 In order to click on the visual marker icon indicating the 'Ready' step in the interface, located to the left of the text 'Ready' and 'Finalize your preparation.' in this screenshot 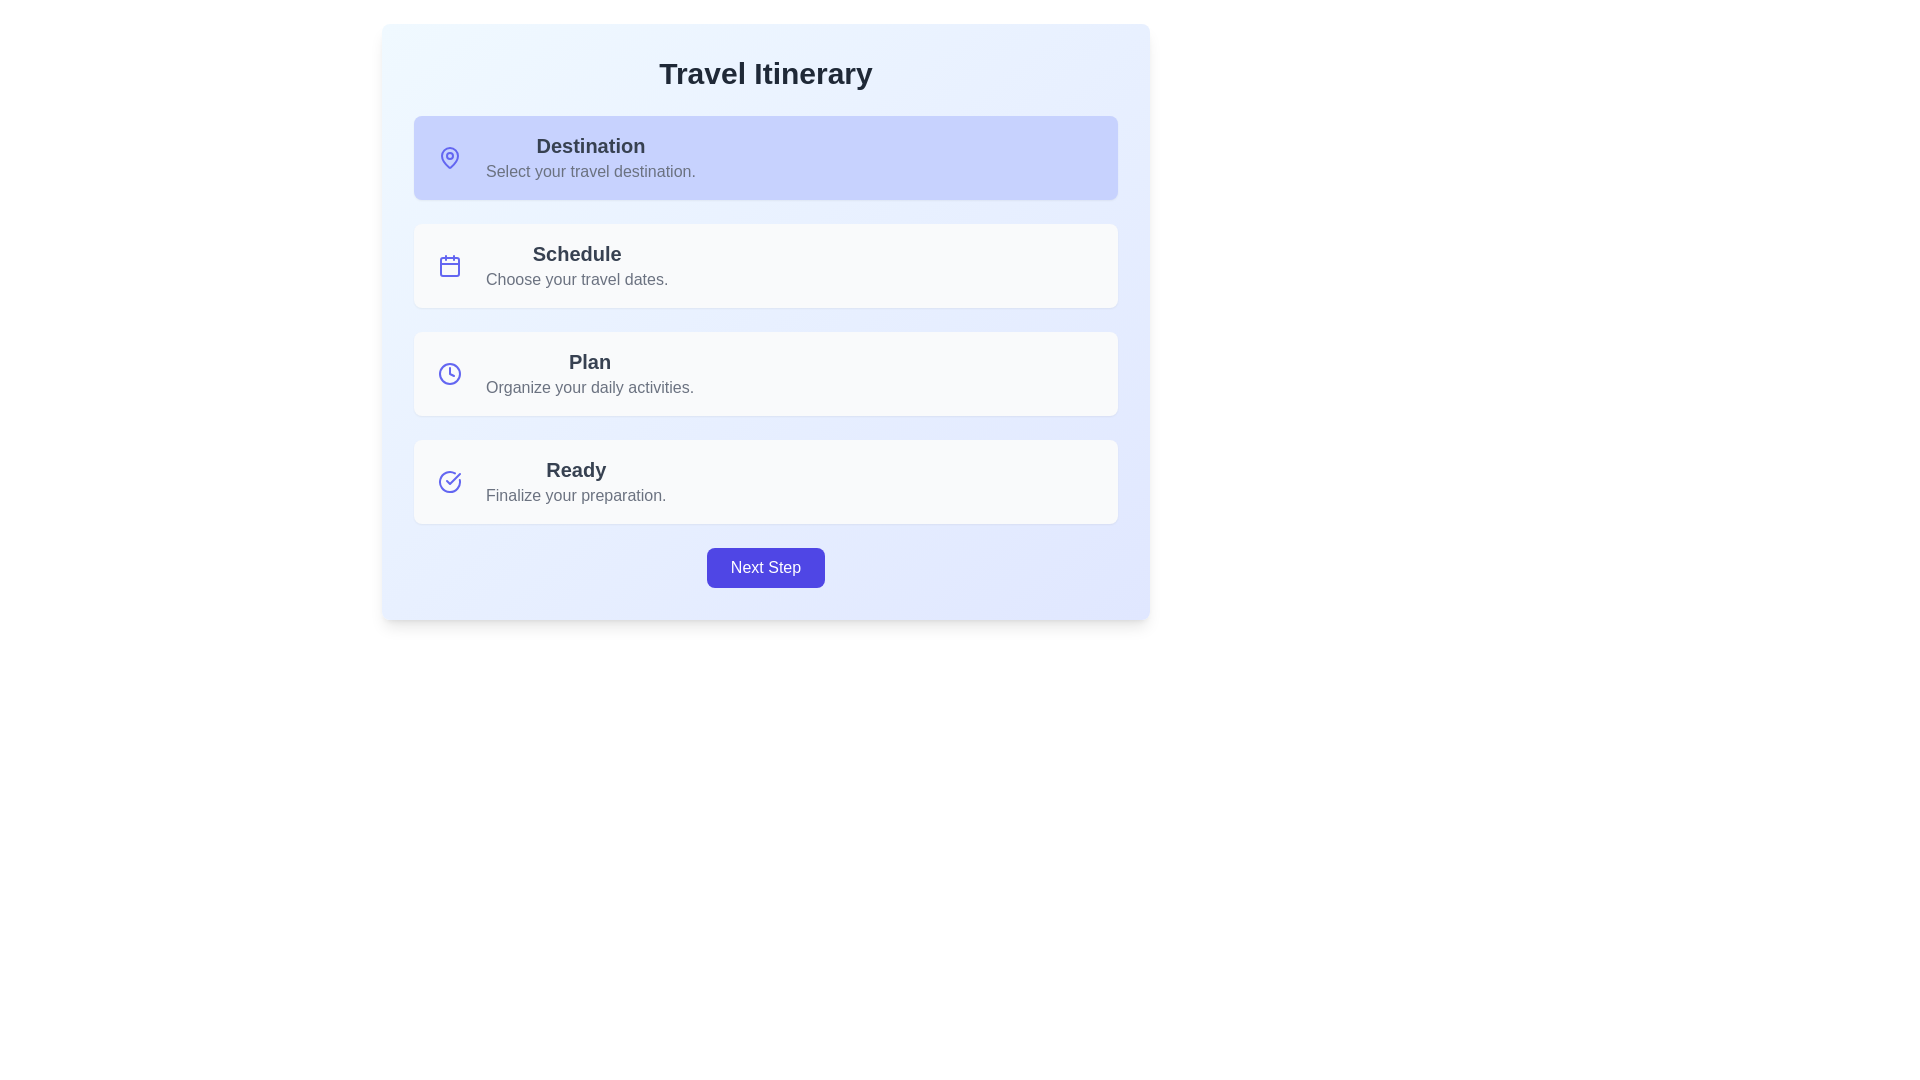, I will do `click(449, 482)`.